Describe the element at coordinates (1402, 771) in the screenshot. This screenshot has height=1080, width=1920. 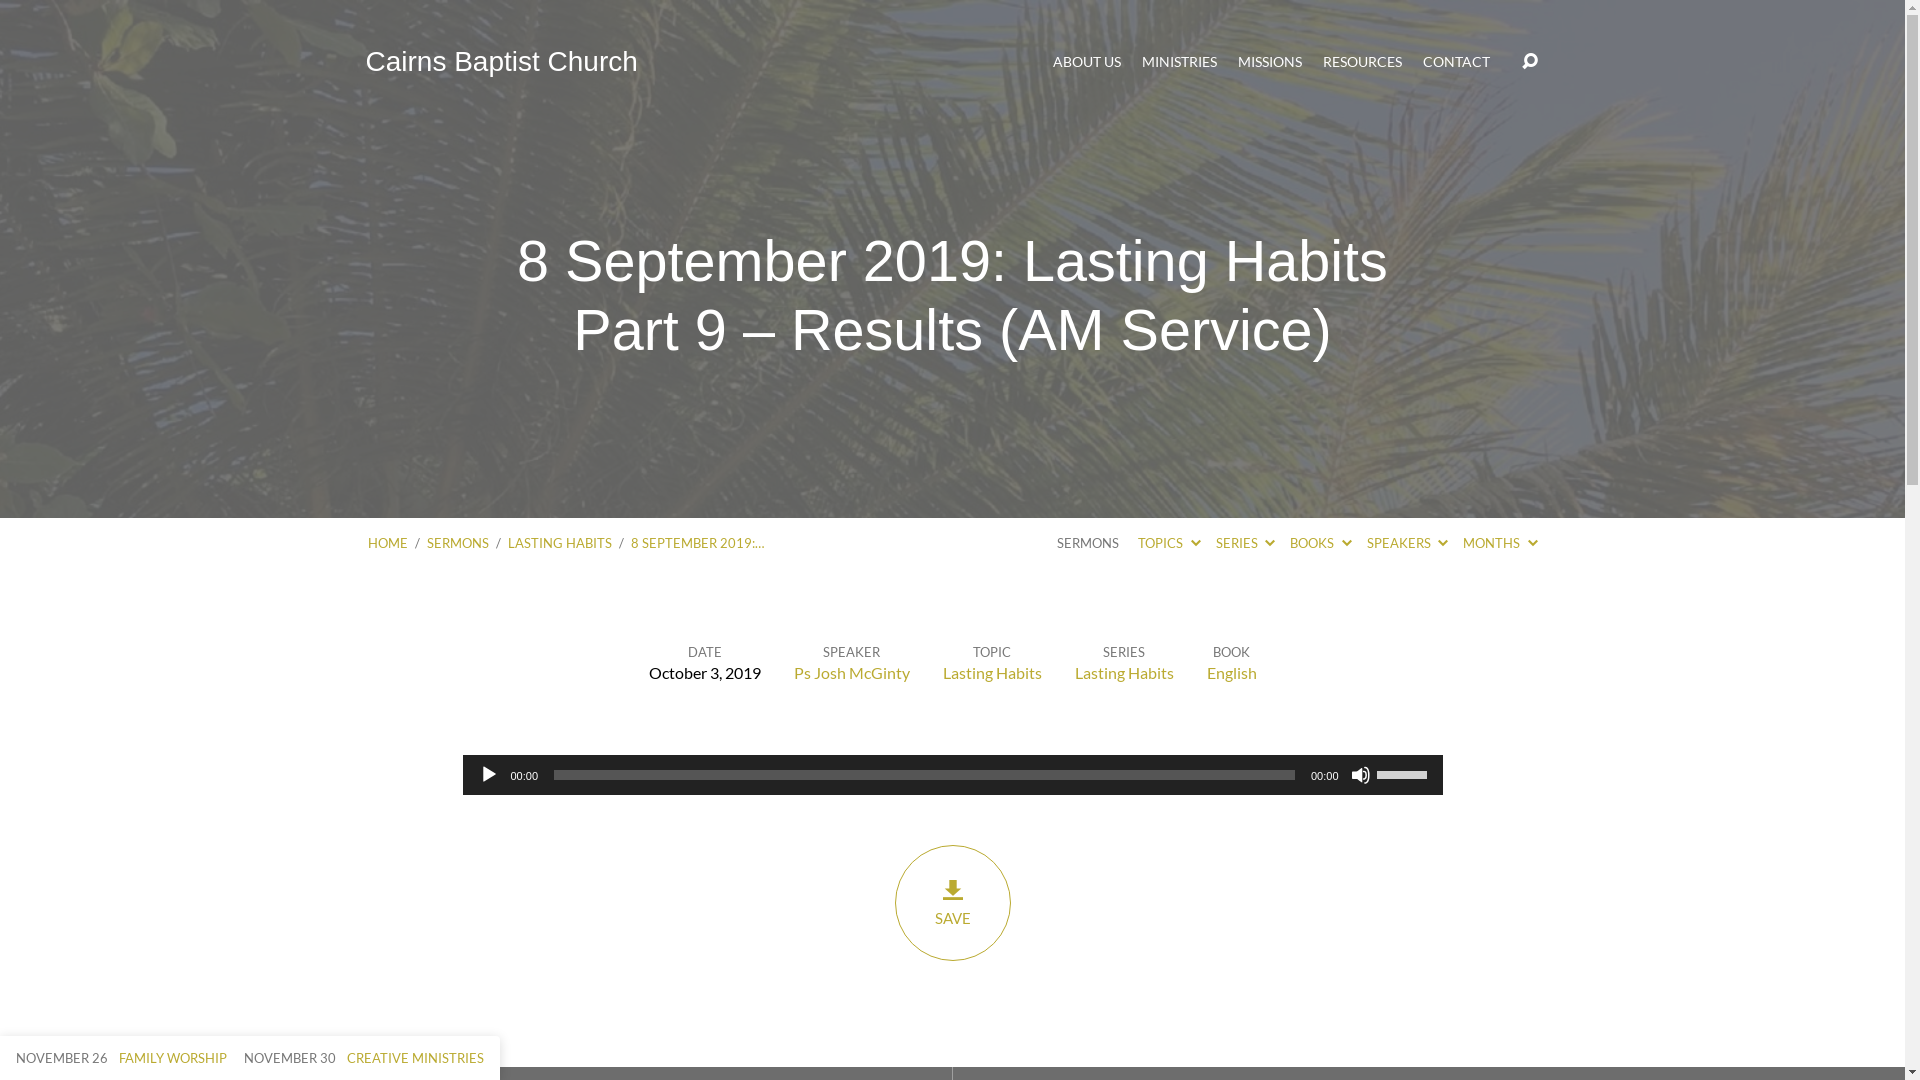
I see `'Use Up/Down Arrow keys to increase or decrease volume.'` at that location.